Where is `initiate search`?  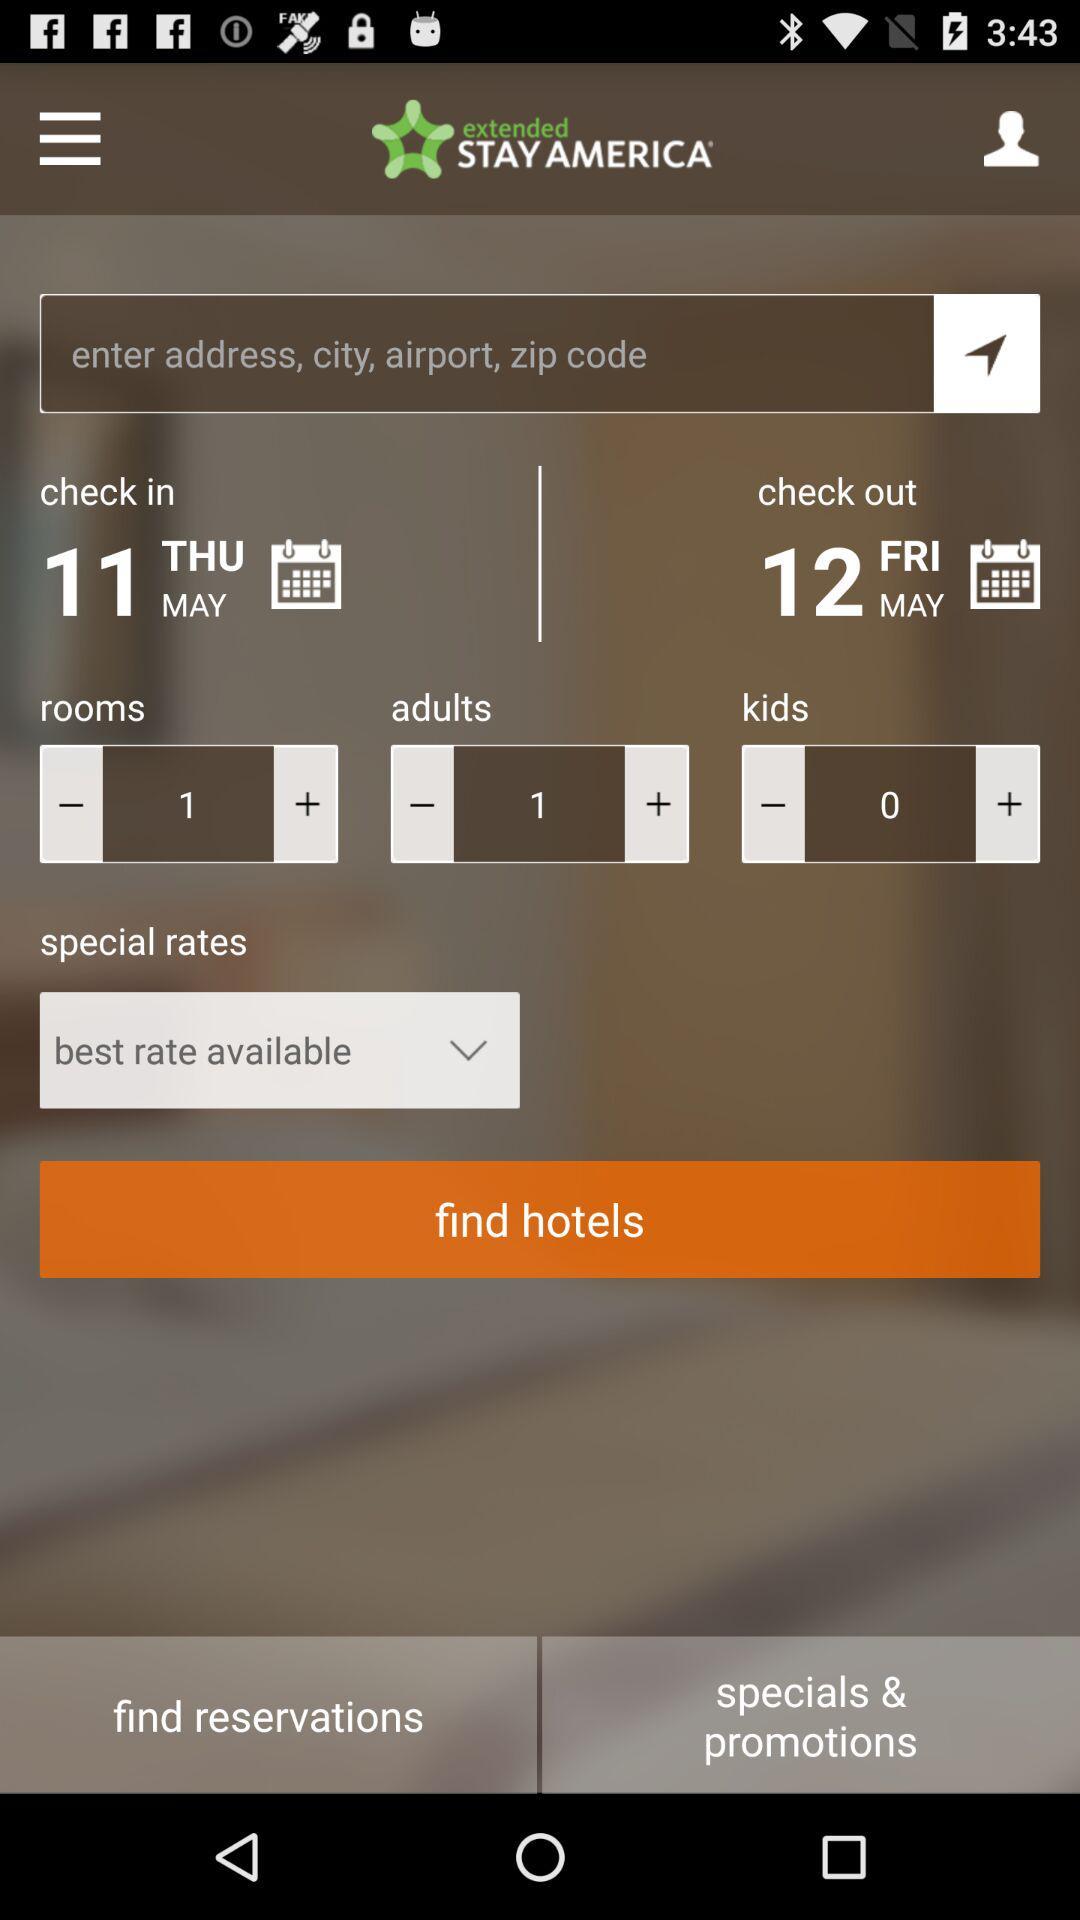
initiate search is located at coordinates (986, 353).